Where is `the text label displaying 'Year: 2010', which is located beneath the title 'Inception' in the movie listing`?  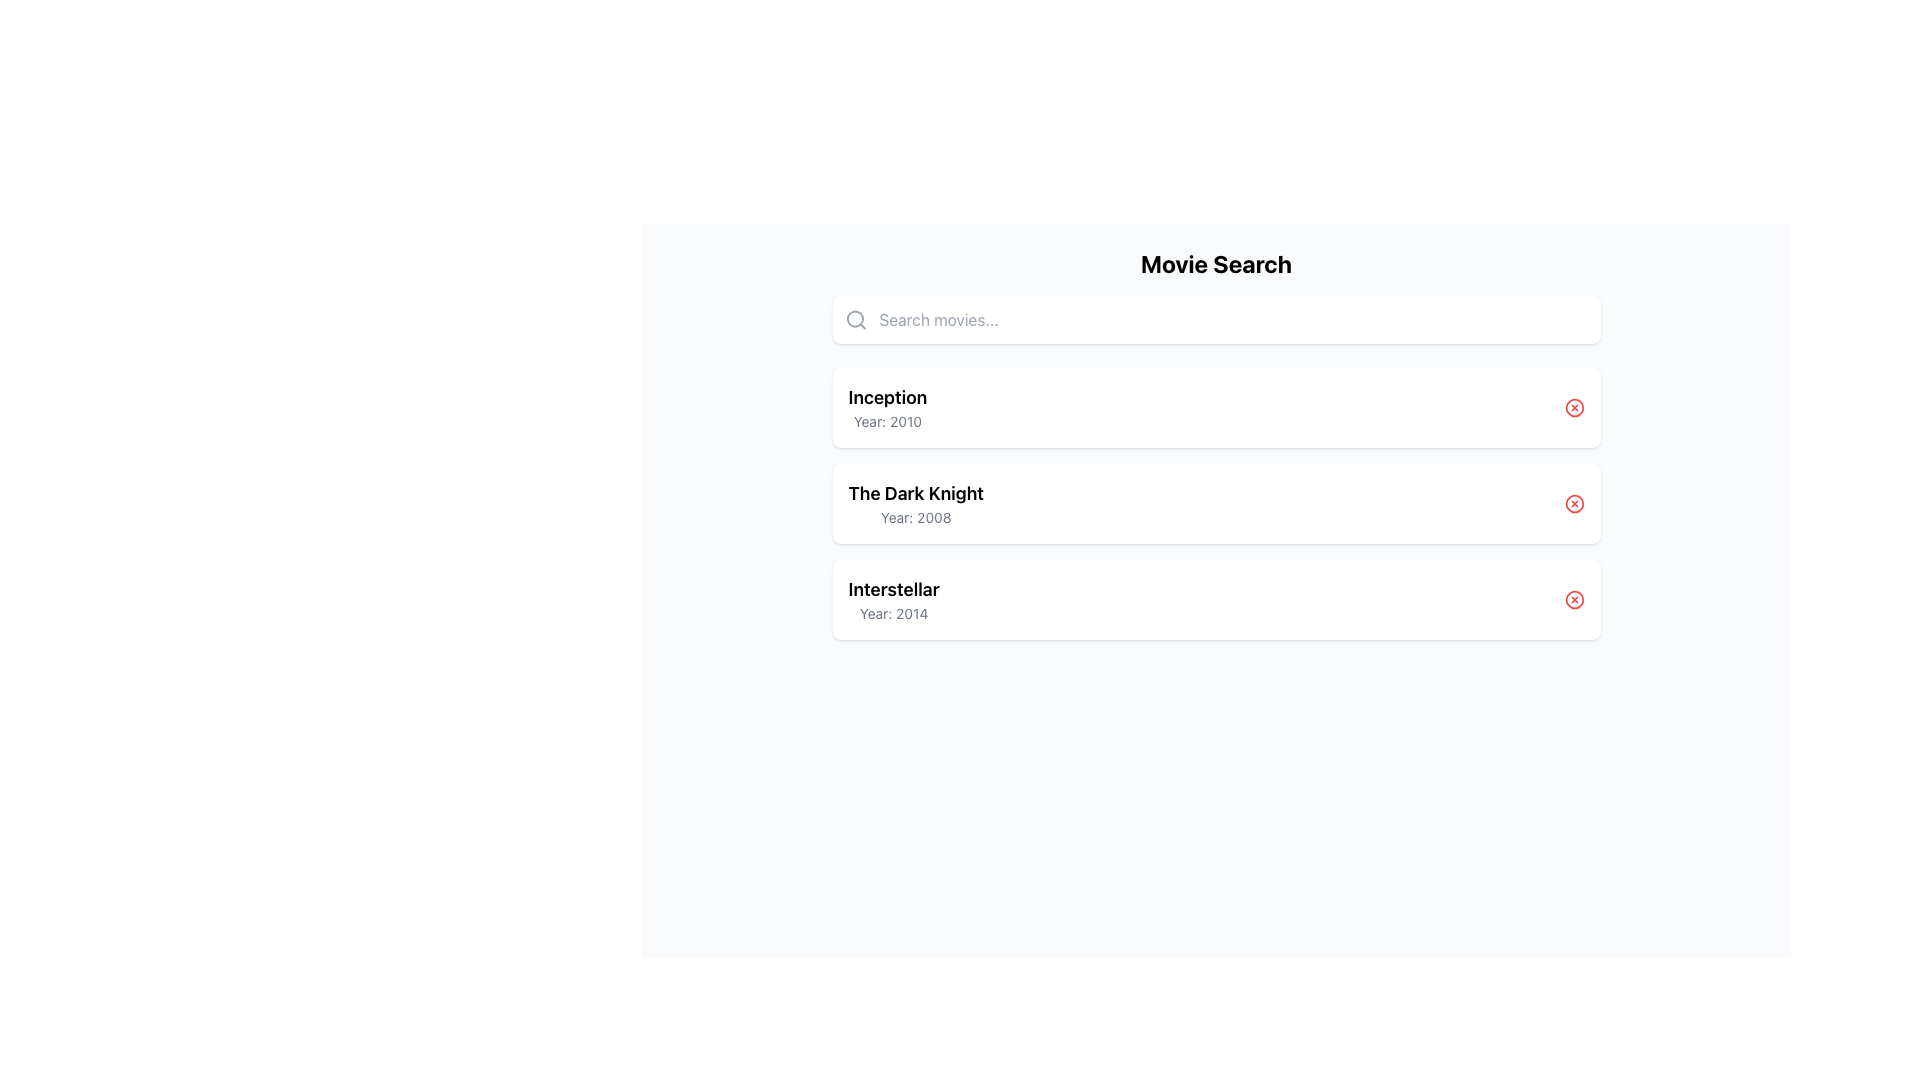 the text label displaying 'Year: 2010', which is located beneath the title 'Inception' in the movie listing is located at coordinates (886, 420).